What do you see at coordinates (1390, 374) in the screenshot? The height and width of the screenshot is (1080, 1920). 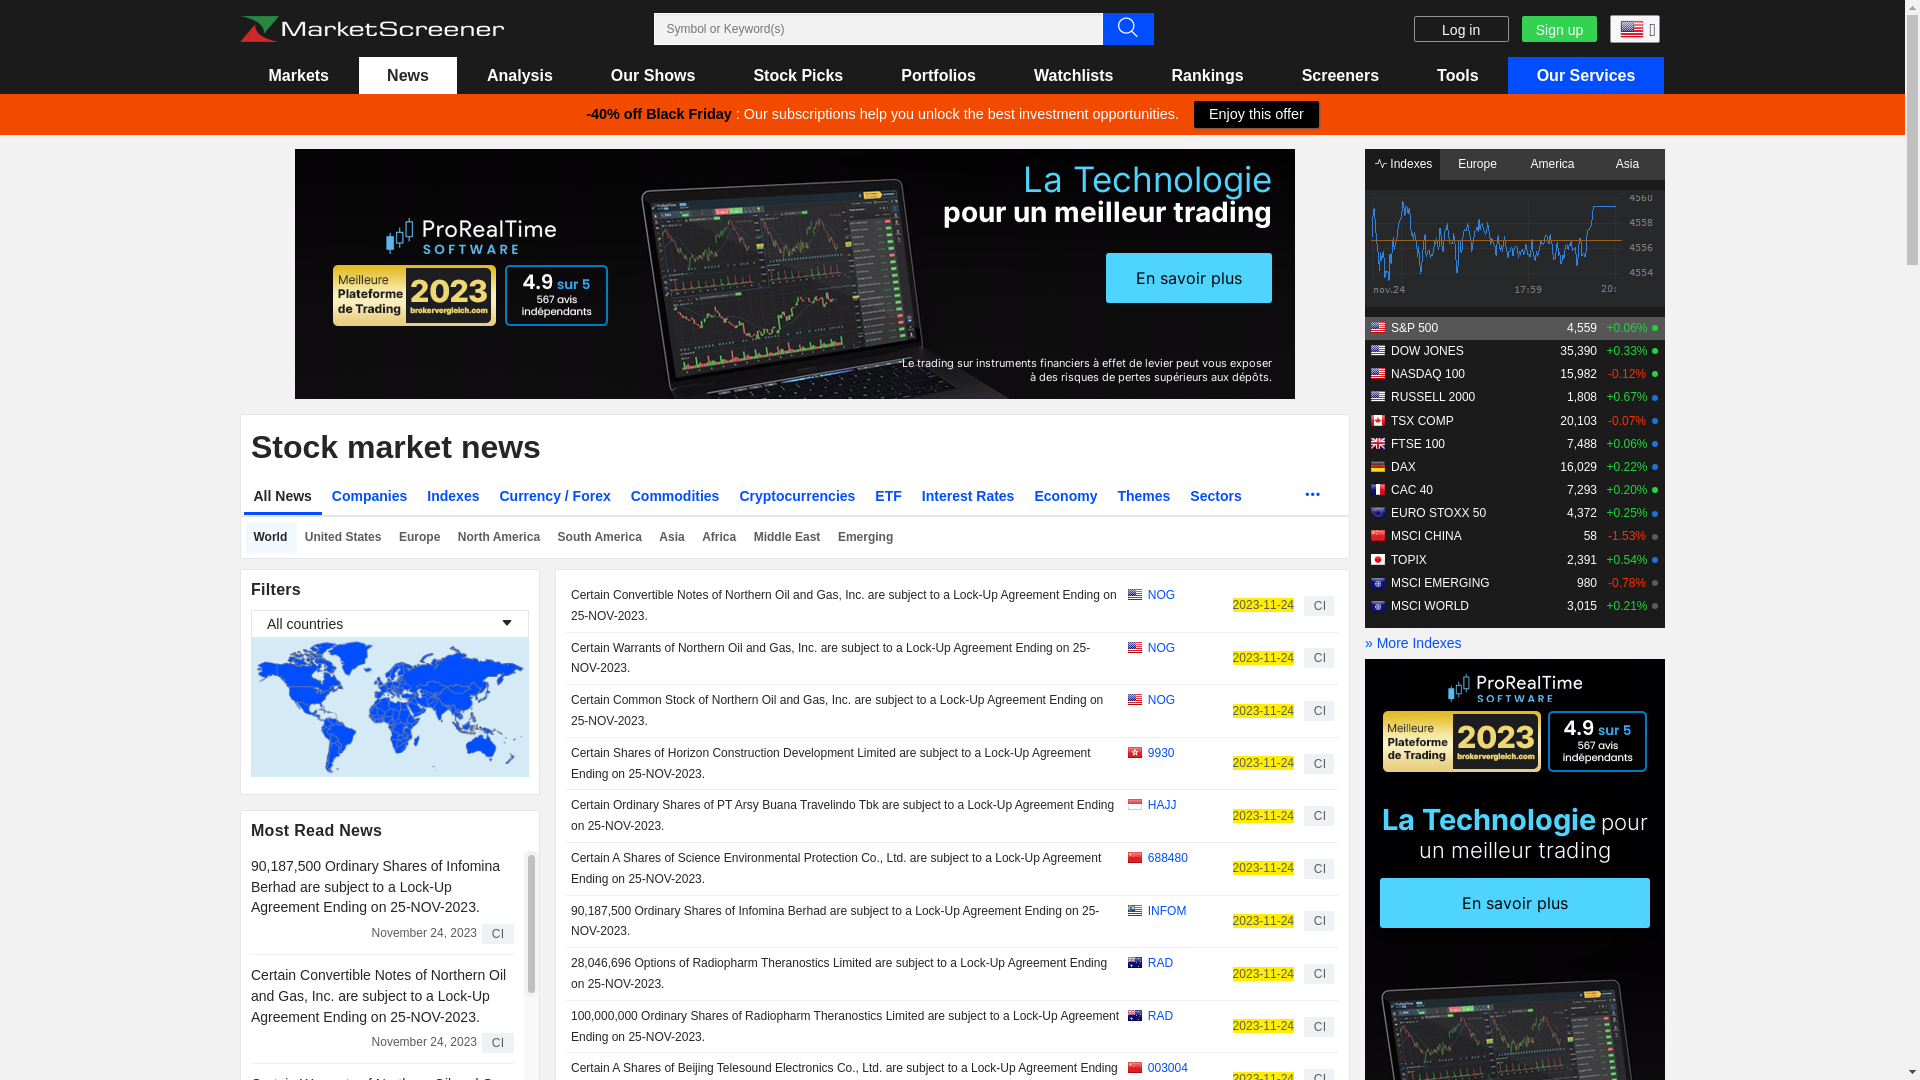 I see `'NASDAQ 100'` at bounding box center [1390, 374].